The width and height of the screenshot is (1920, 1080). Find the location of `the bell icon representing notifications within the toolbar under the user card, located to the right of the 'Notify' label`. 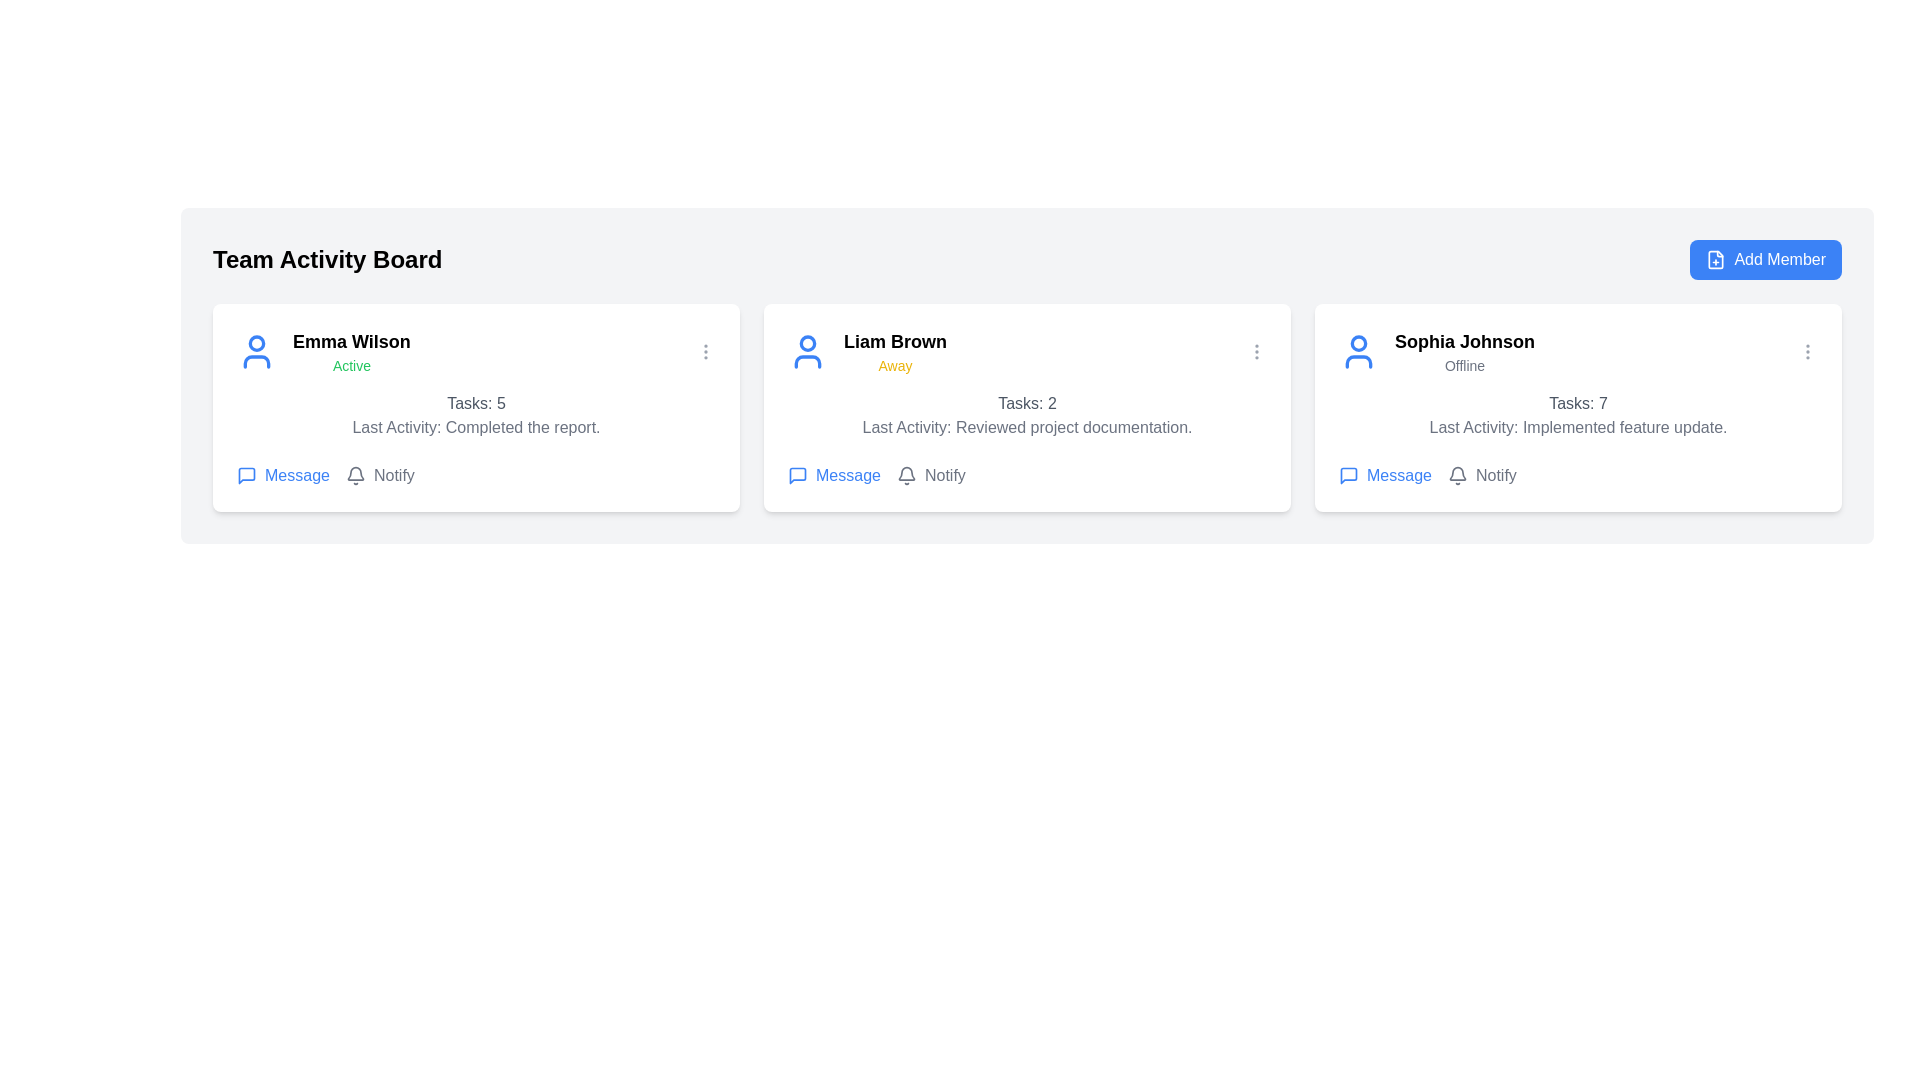

the bell icon representing notifications within the toolbar under the user card, located to the right of the 'Notify' label is located at coordinates (355, 475).